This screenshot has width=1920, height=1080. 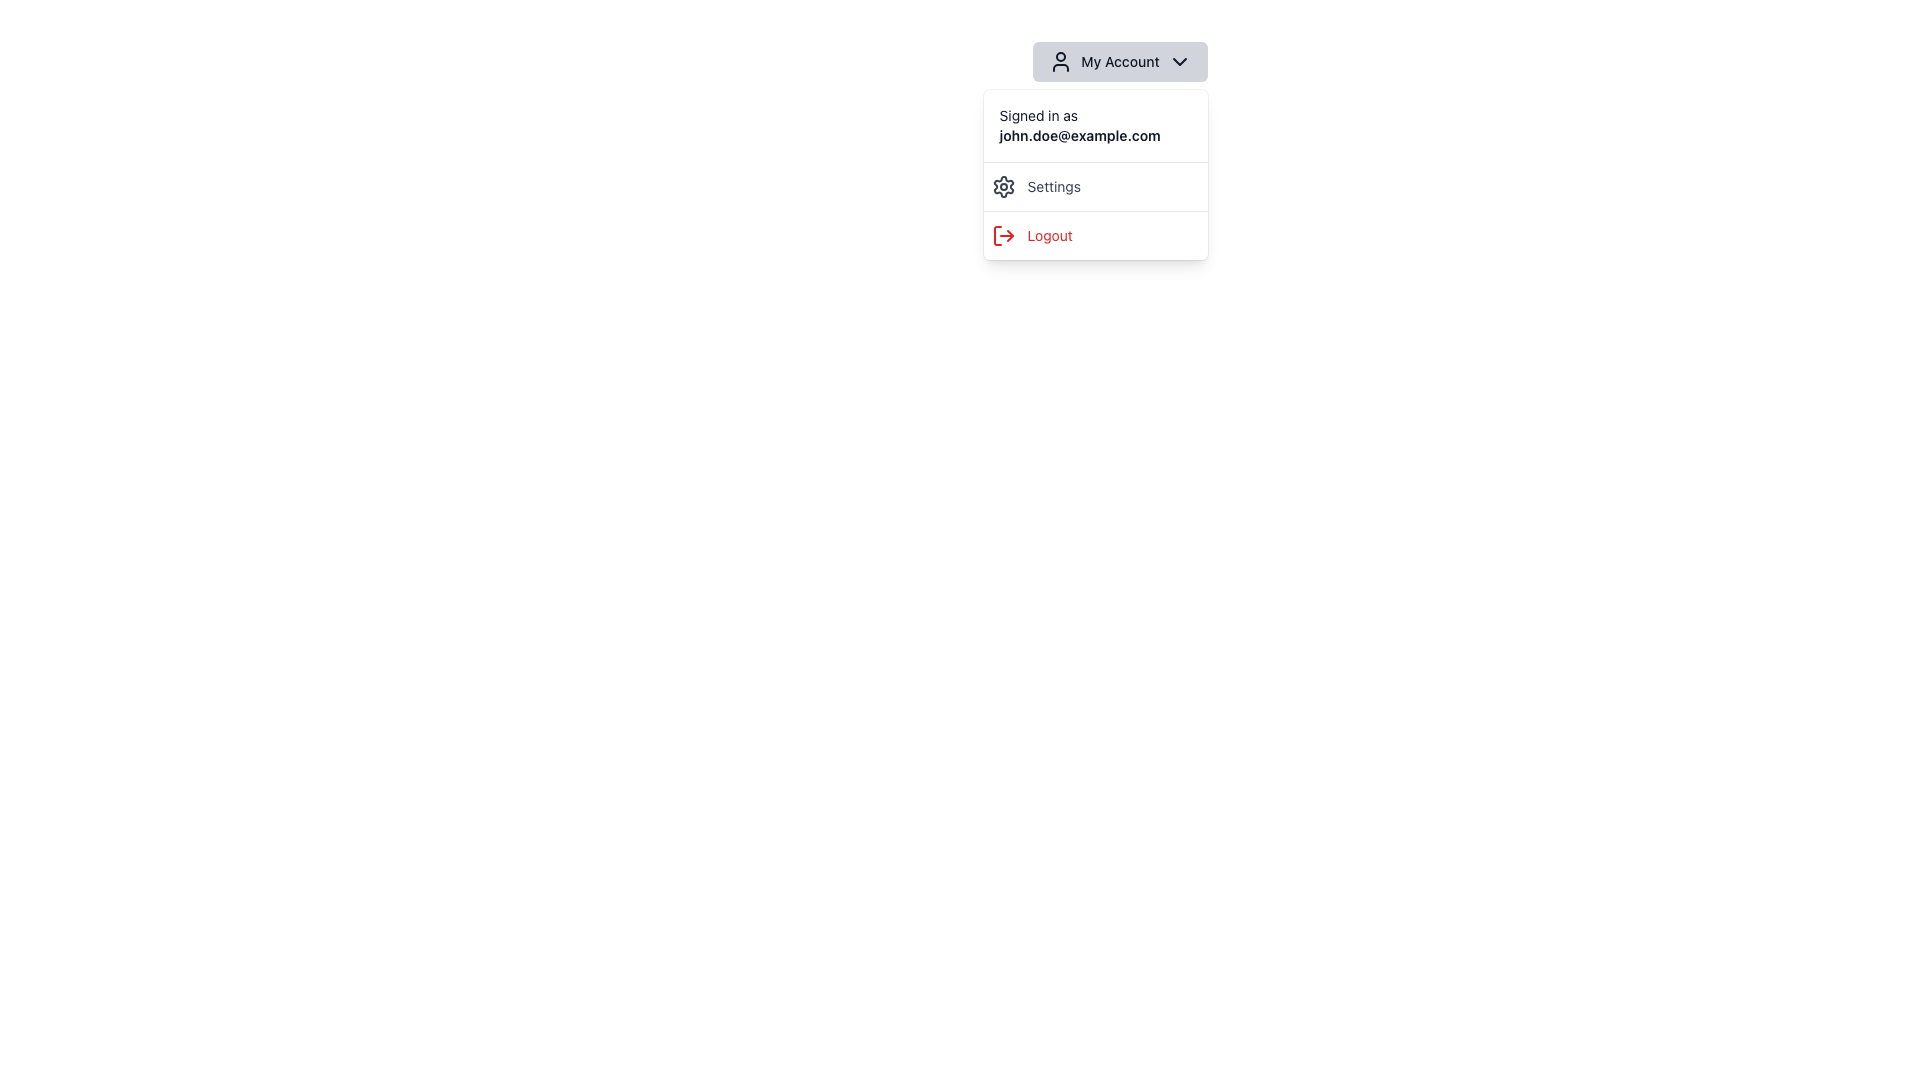 I want to click on the Decorative SVG graphic that represents the arrow indicator for the 'Logout' feature, located to the right of a vertical line in the dropdown menu, so click(x=1010, y=234).